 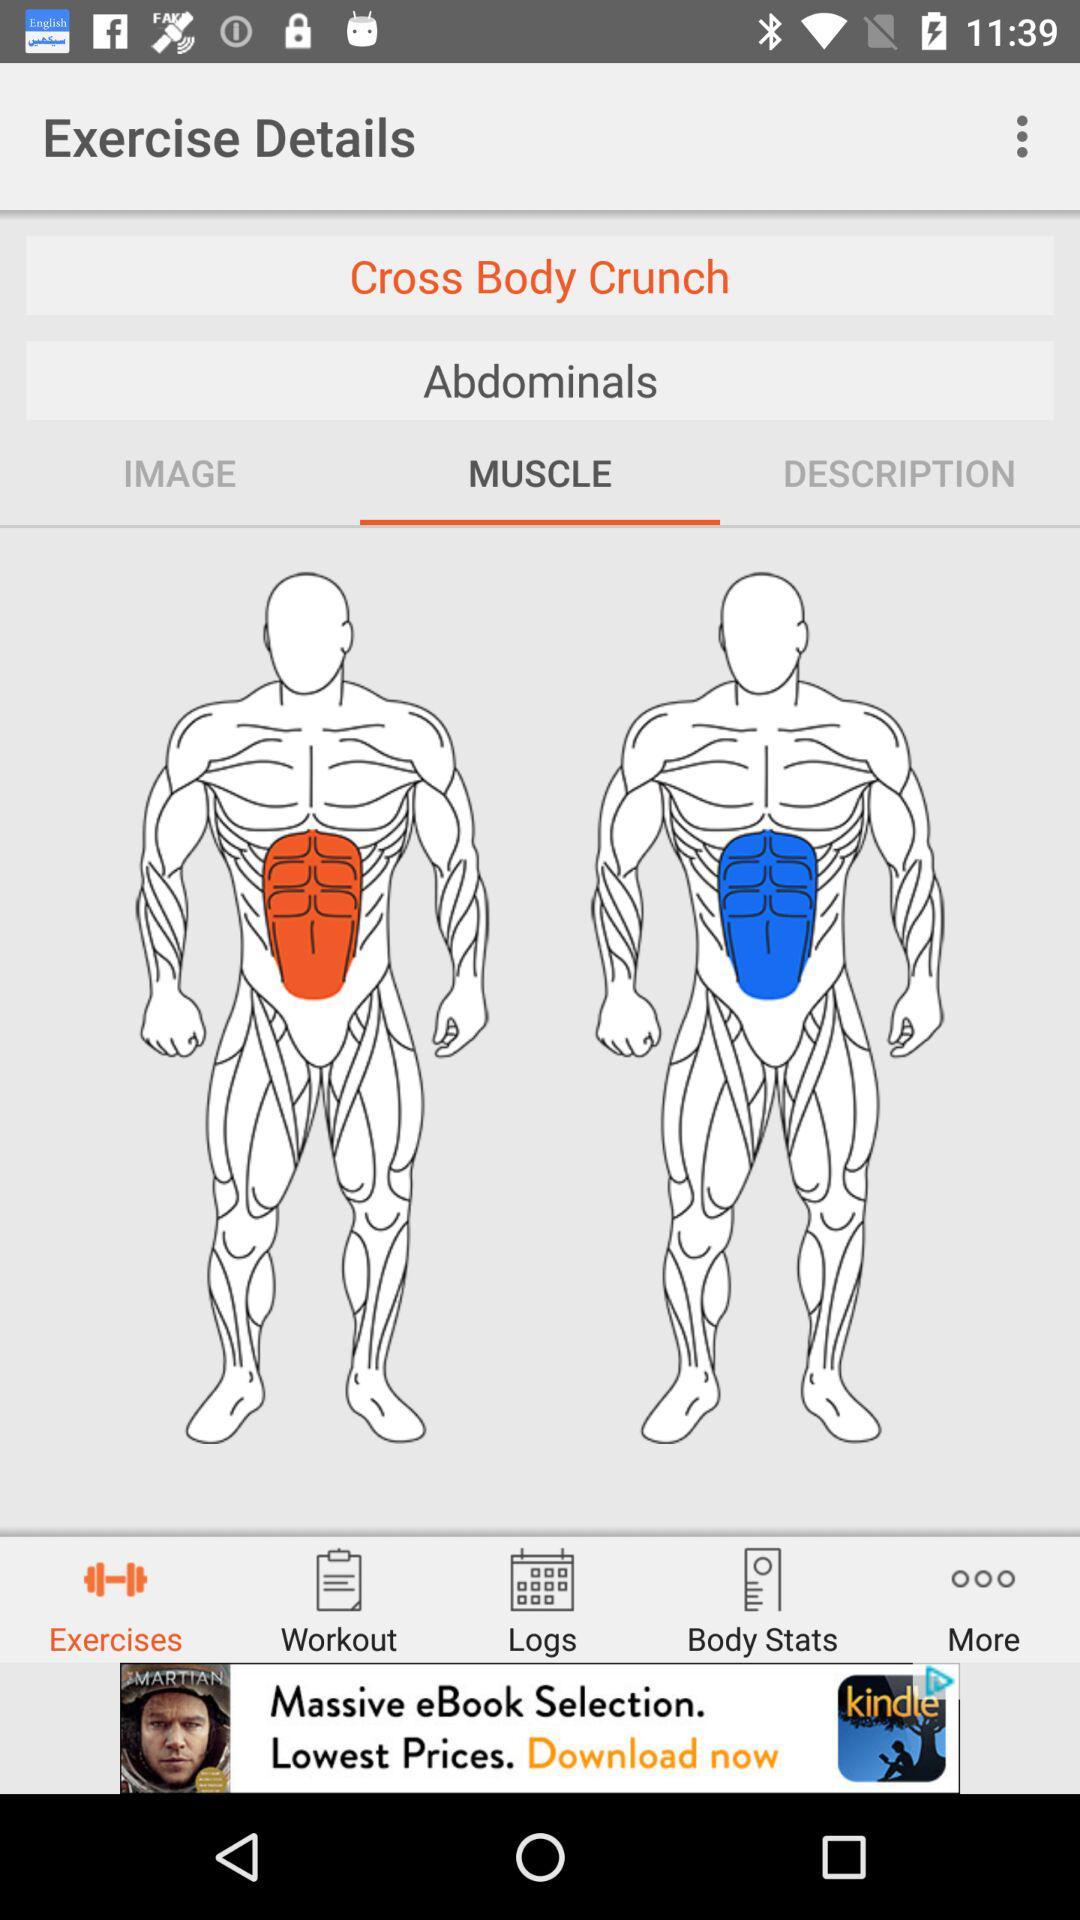 What do you see at coordinates (540, 1727) in the screenshot?
I see `open advertisements` at bounding box center [540, 1727].